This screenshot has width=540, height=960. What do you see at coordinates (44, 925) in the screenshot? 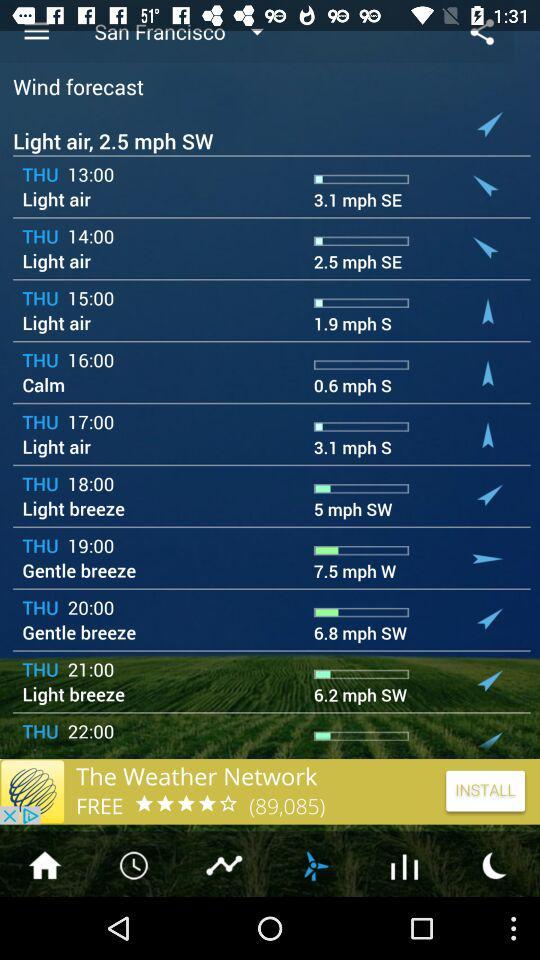
I see `the home icon` at bounding box center [44, 925].